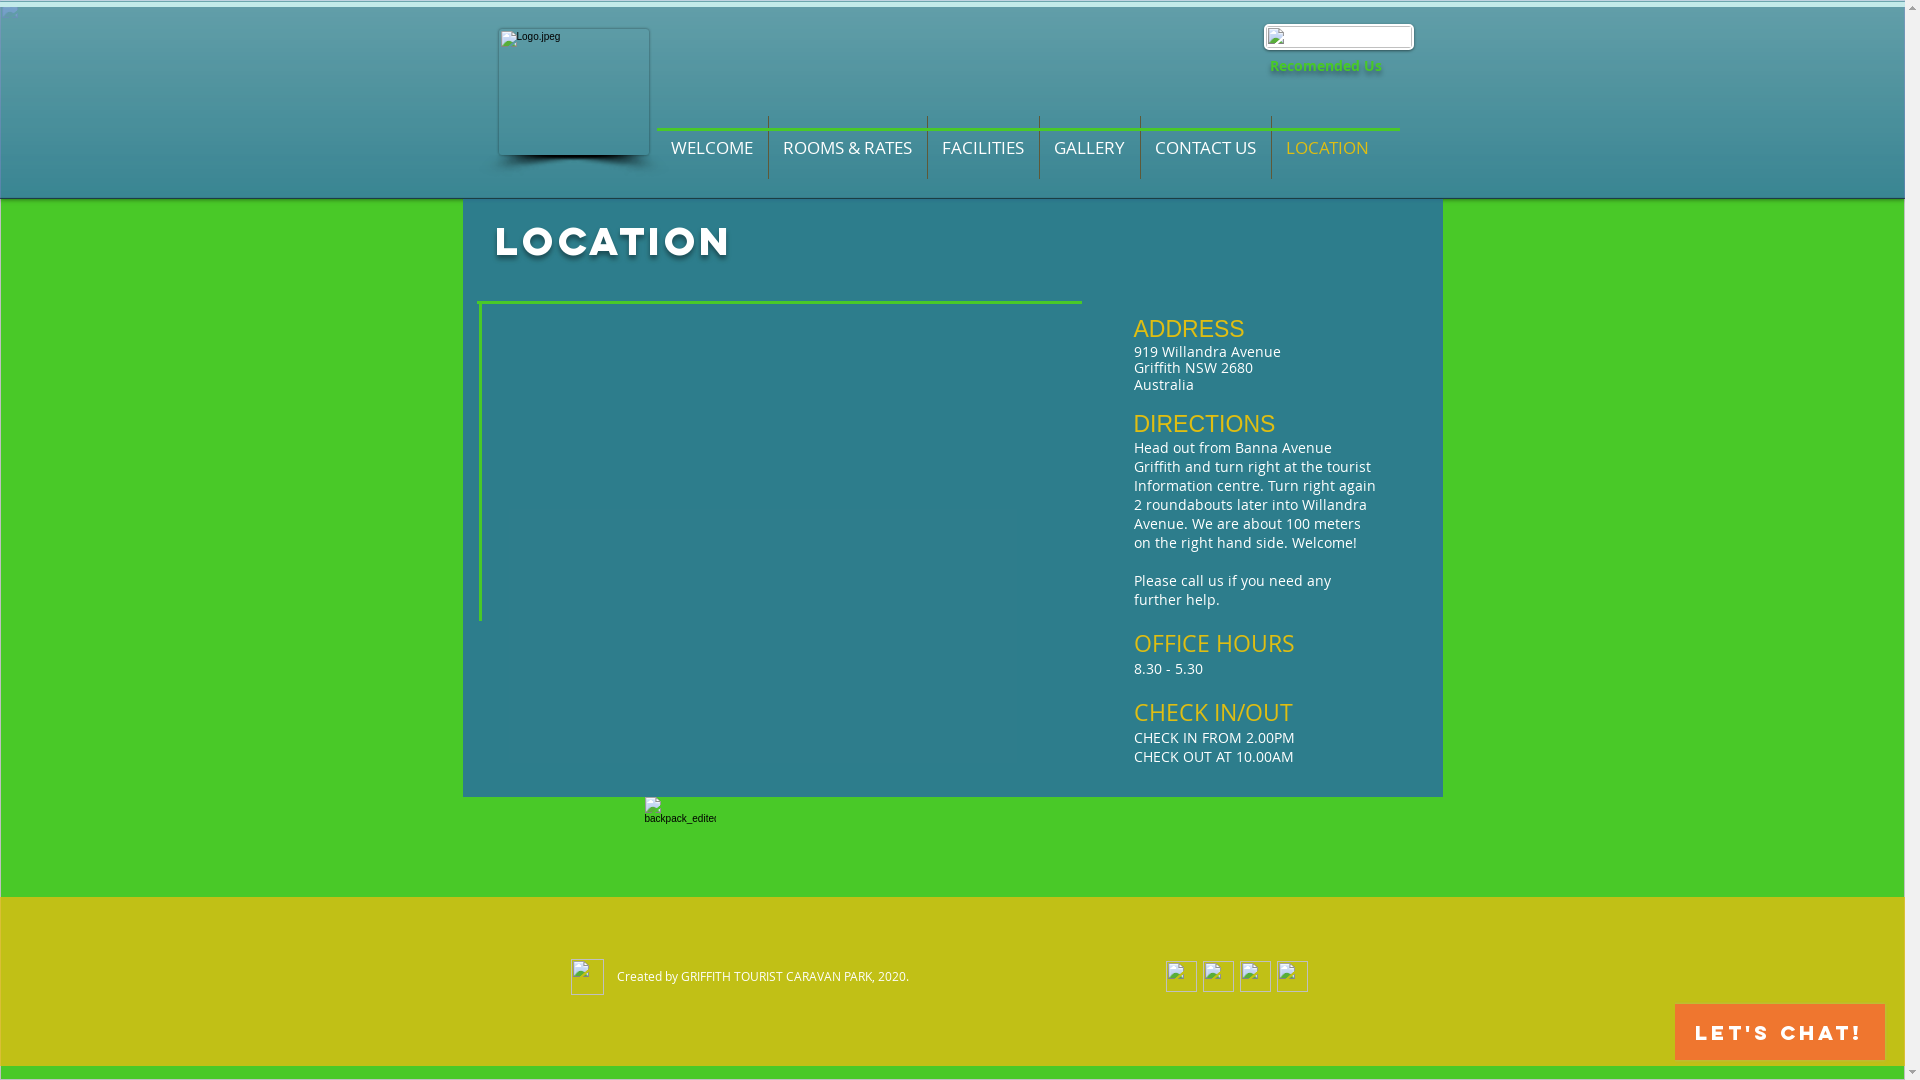 This screenshot has width=1920, height=1080. Describe the element at coordinates (1203, 146) in the screenshot. I see `'CONTACT US'` at that location.